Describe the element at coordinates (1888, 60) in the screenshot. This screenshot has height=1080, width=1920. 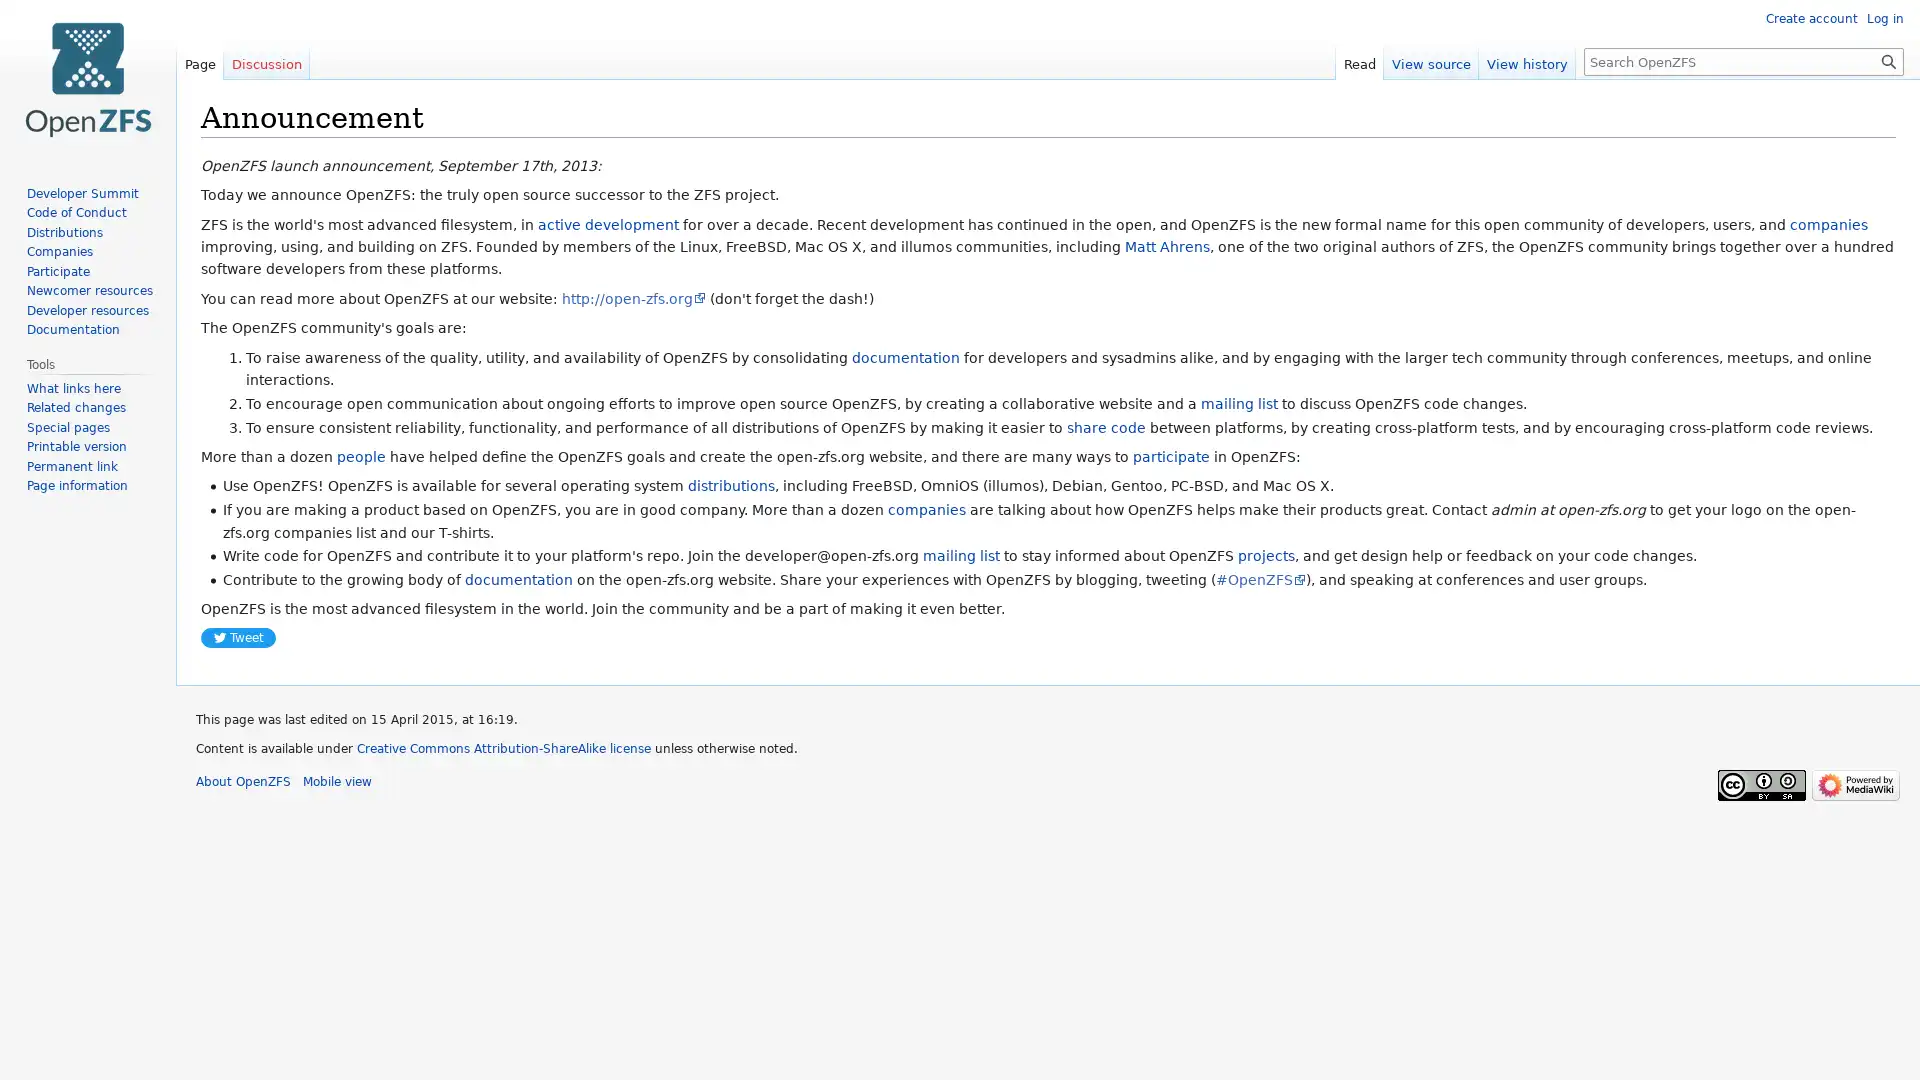
I see `Go` at that location.